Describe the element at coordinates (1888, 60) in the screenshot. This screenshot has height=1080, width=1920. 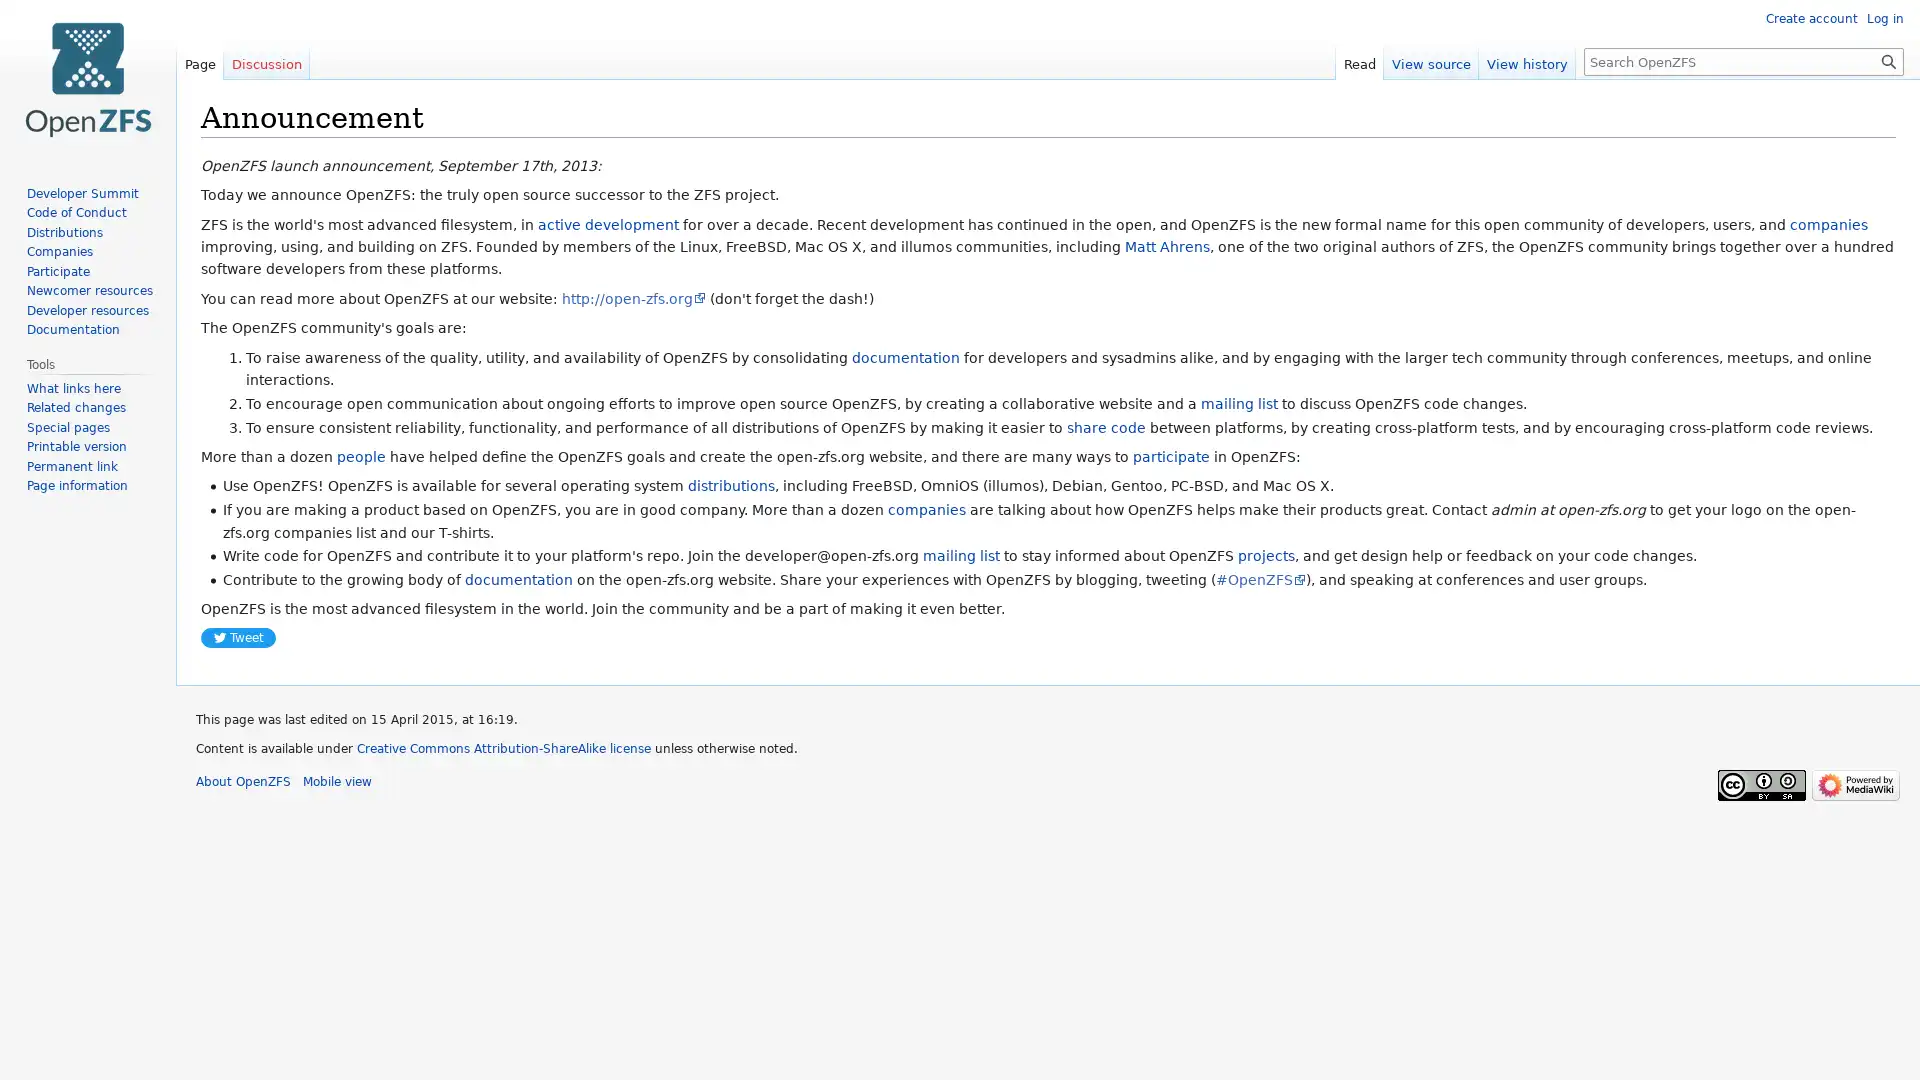
I see `Go` at that location.